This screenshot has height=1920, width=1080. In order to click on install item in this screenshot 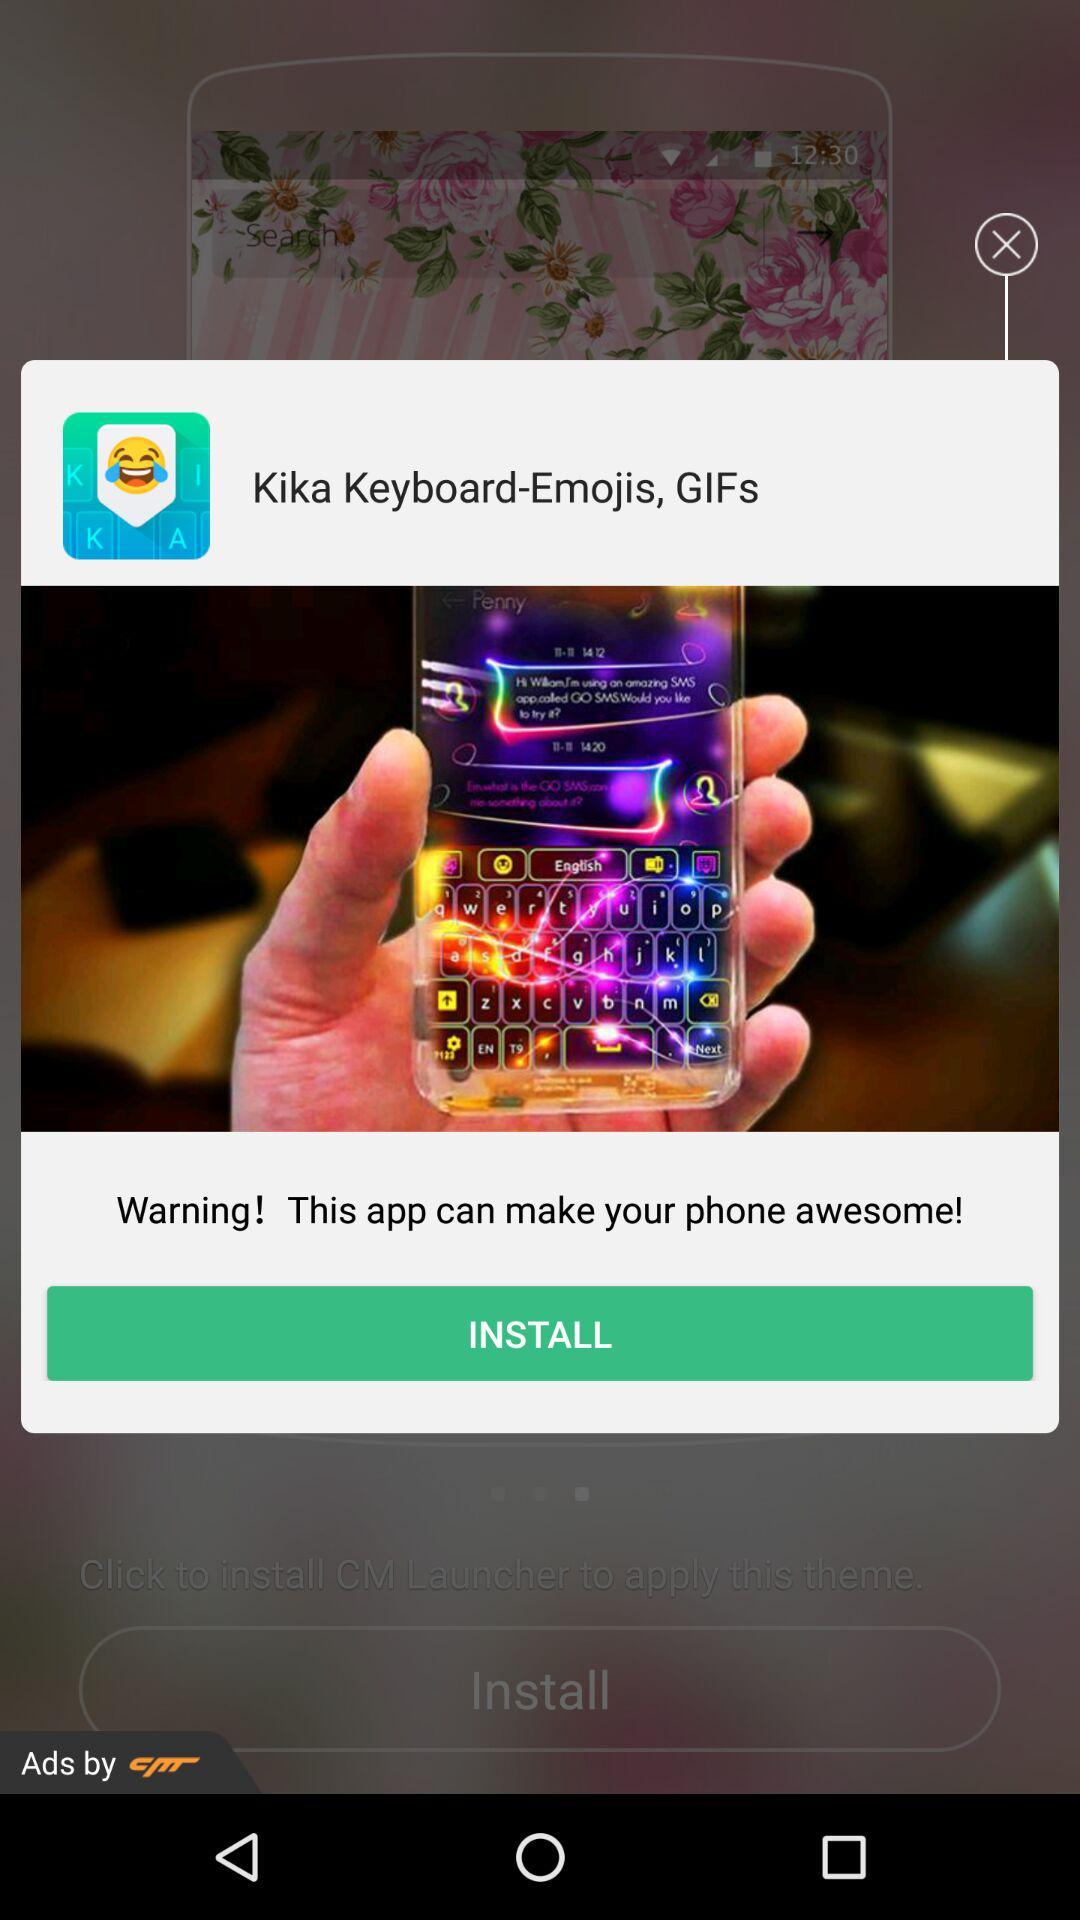, I will do `click(540, 1333)`.